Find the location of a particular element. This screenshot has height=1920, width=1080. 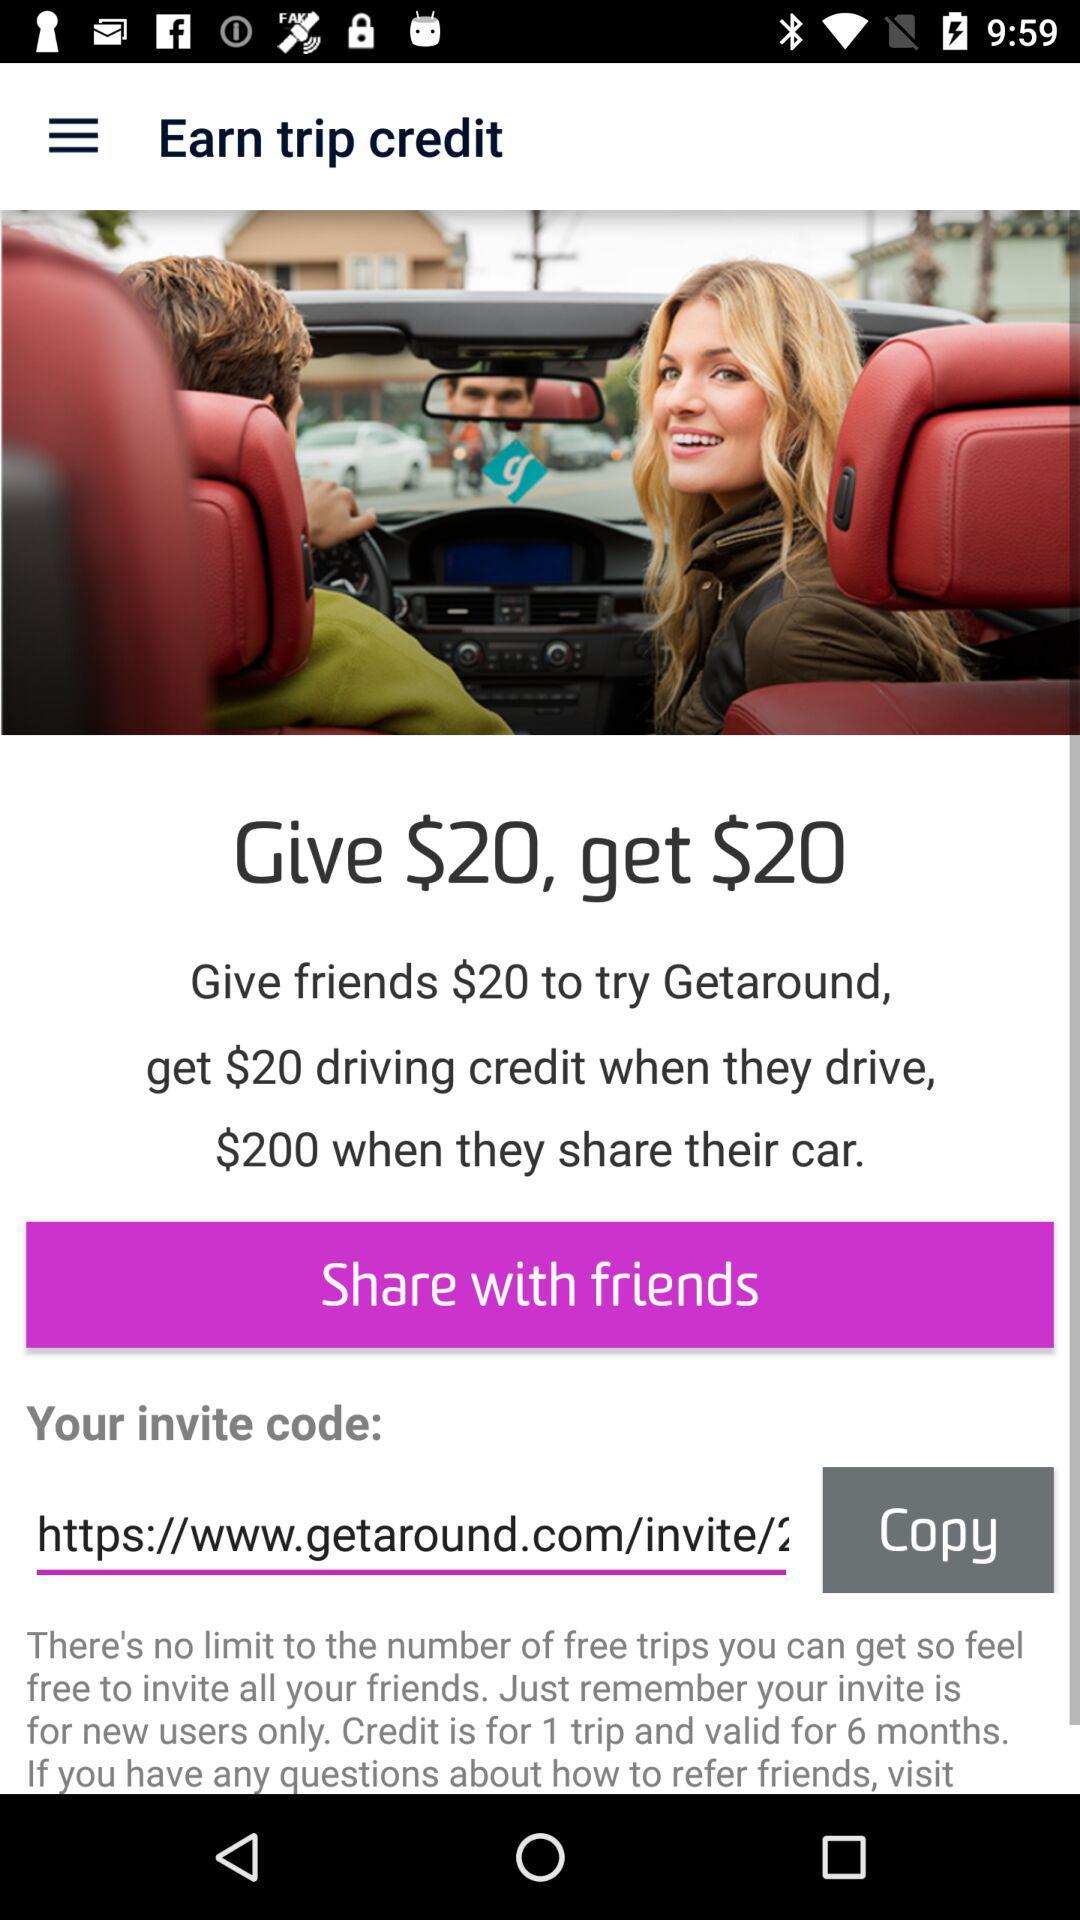

copy is located at coordinates (938, 1529).